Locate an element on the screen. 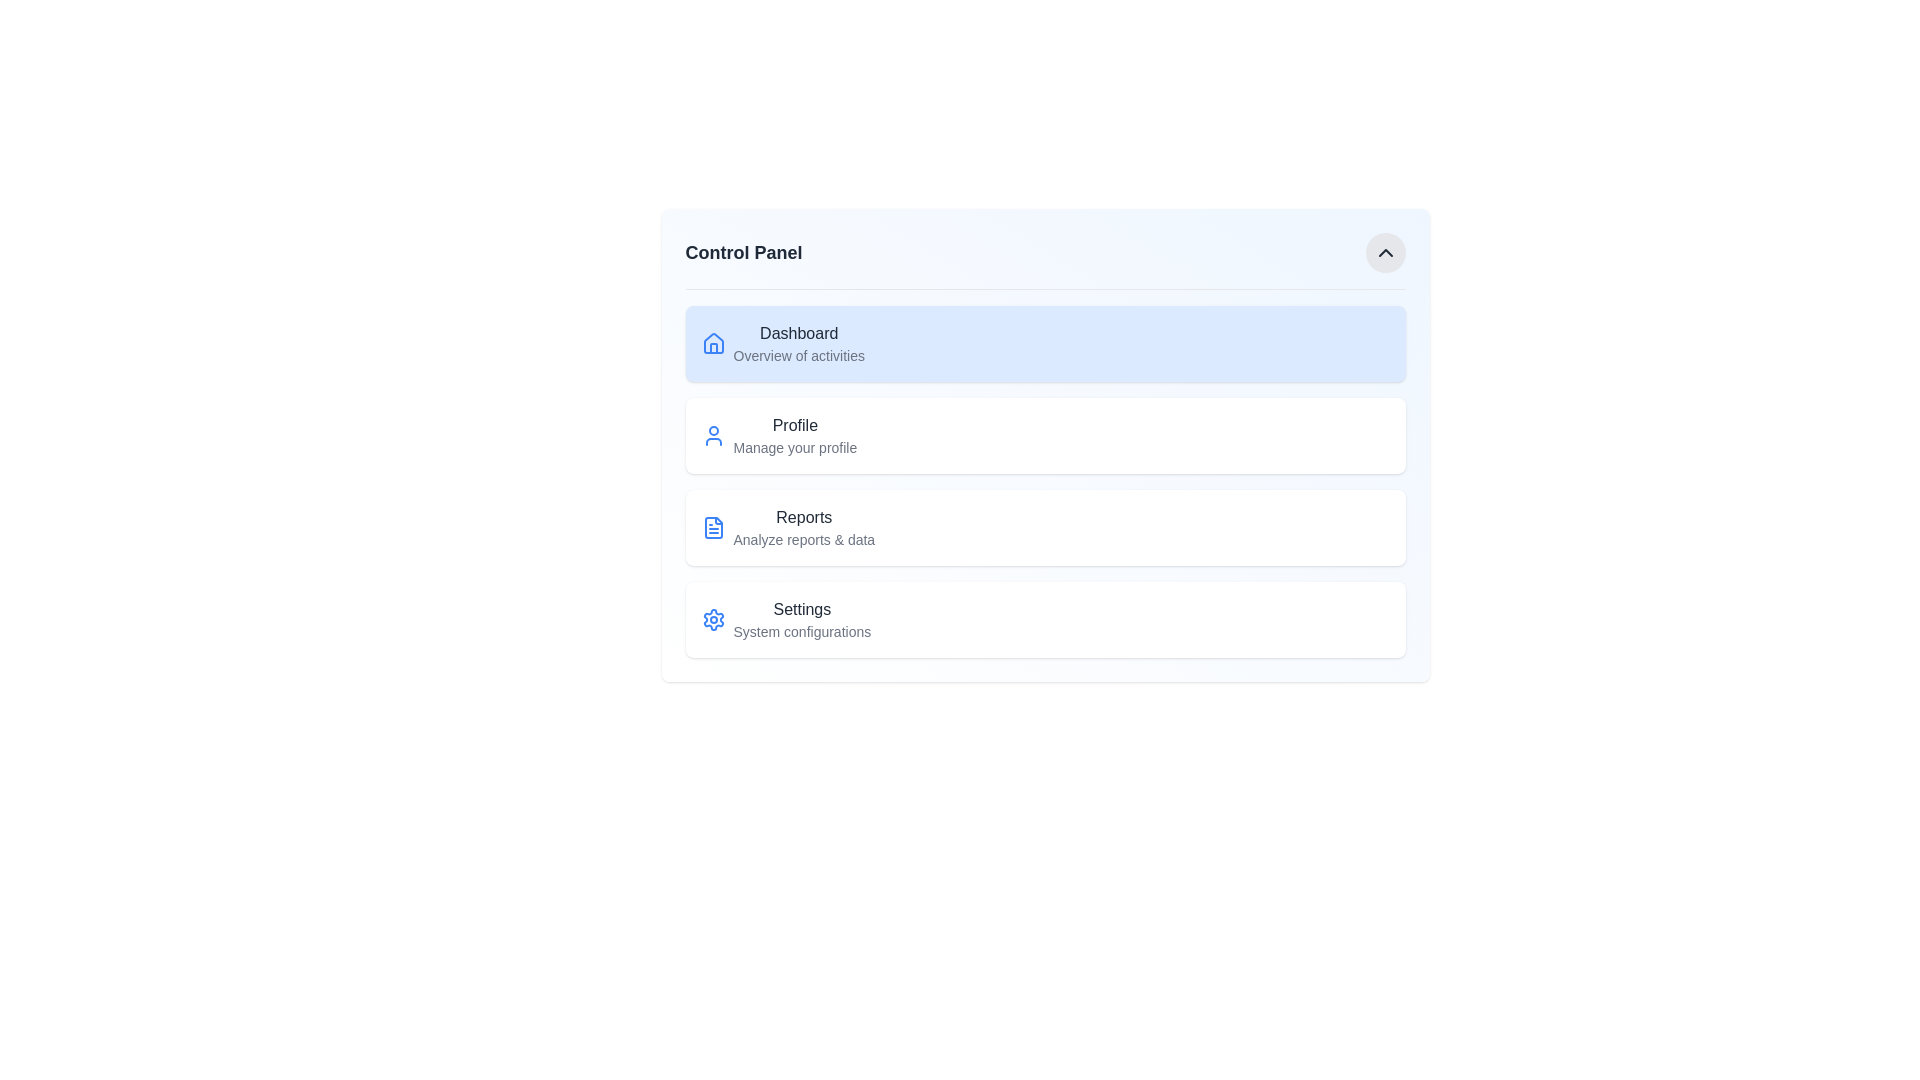  the 'Settings' button located at the bottom of the control panel interface, which features a red-bordered gear icon and the text 'Settings' is located at coordinates (713, 619).